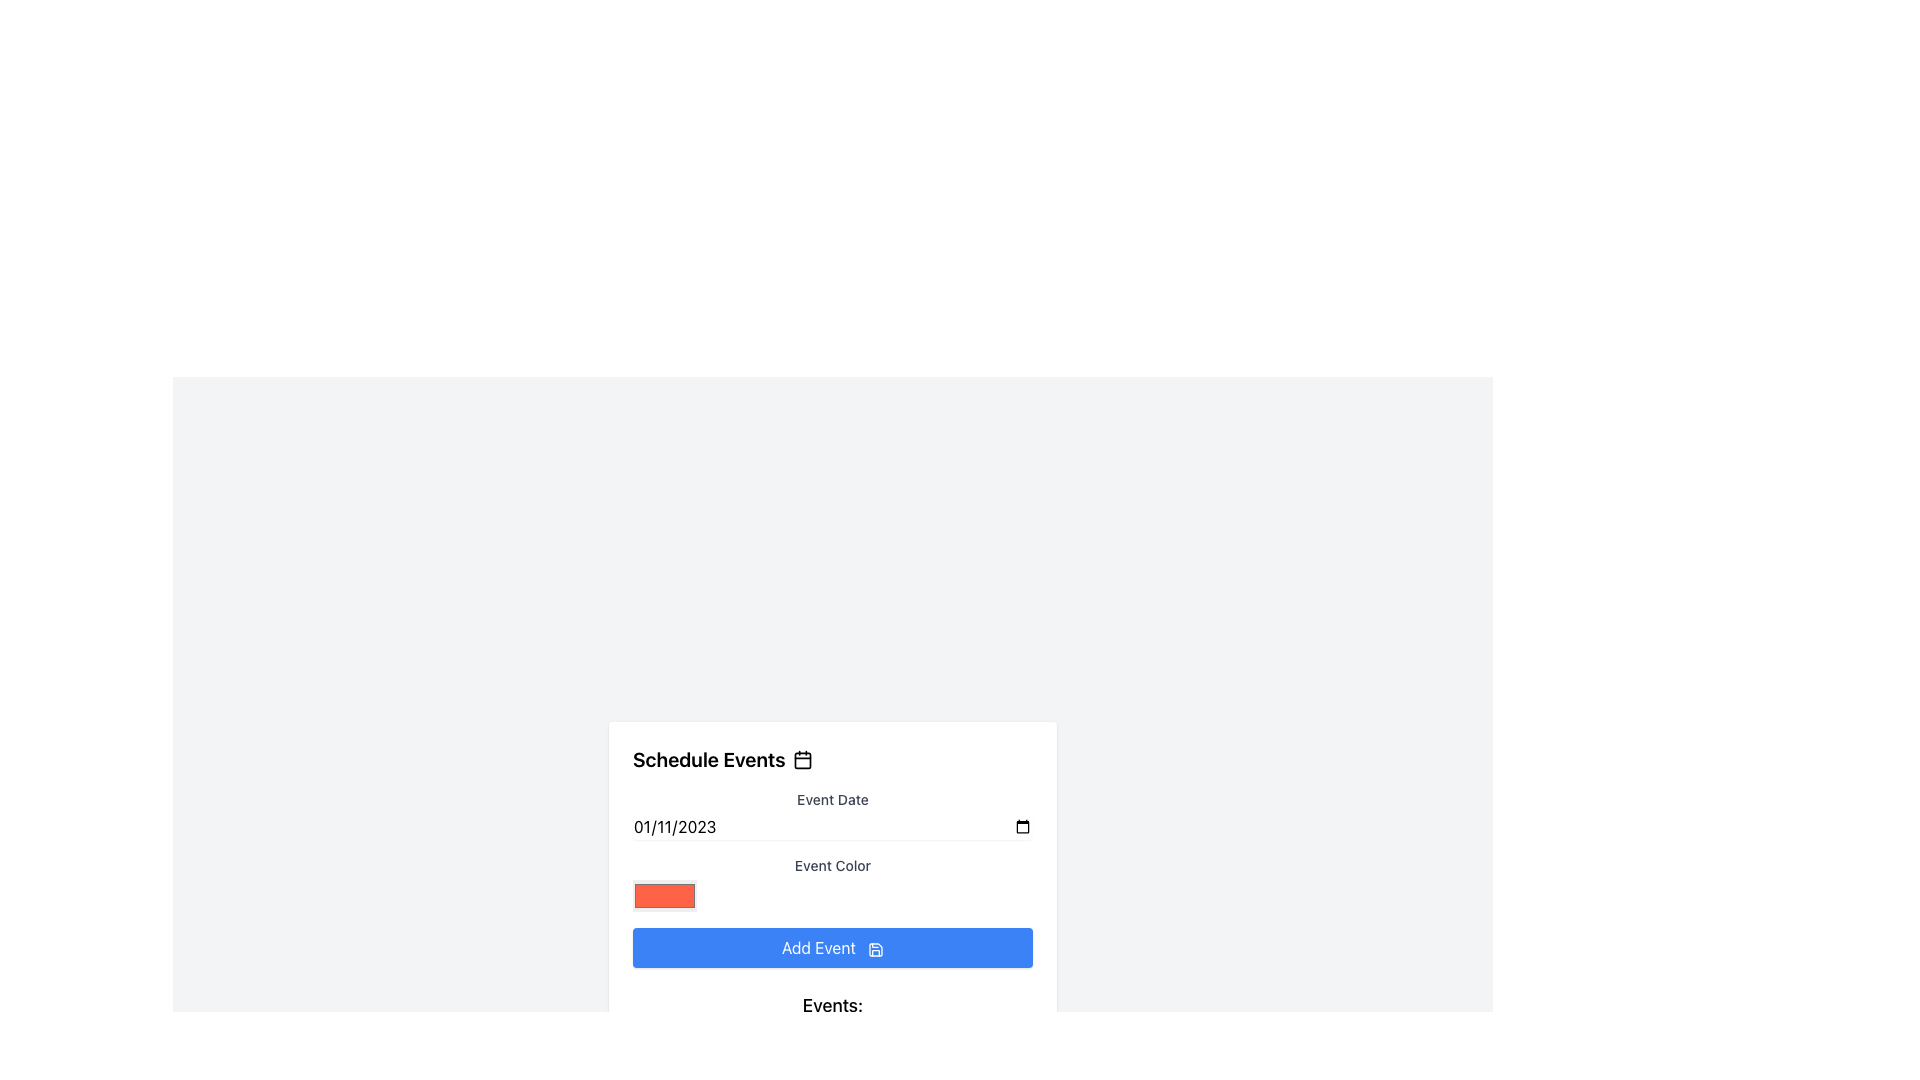 The height and width of the screenshot is (1080, 1920). Describe the element at coordinates (833, 1043) in the screenshot. I see `the information displayed in the Information Display with Icon that shows the date '2023-11-02', located in the lower section of the interface under the 'Events' heading` at that location.